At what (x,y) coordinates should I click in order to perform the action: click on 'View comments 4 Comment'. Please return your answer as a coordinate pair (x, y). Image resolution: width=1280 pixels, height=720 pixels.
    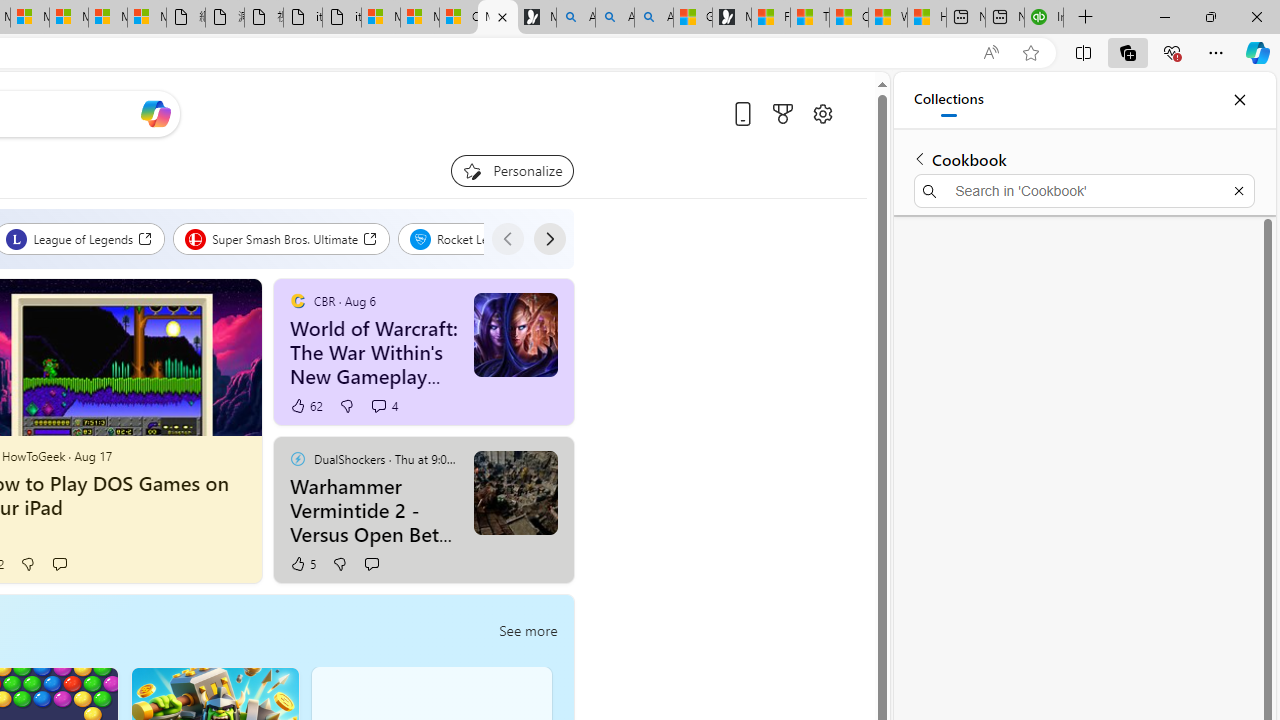
    Looking at the image, I should click on (384, 405).